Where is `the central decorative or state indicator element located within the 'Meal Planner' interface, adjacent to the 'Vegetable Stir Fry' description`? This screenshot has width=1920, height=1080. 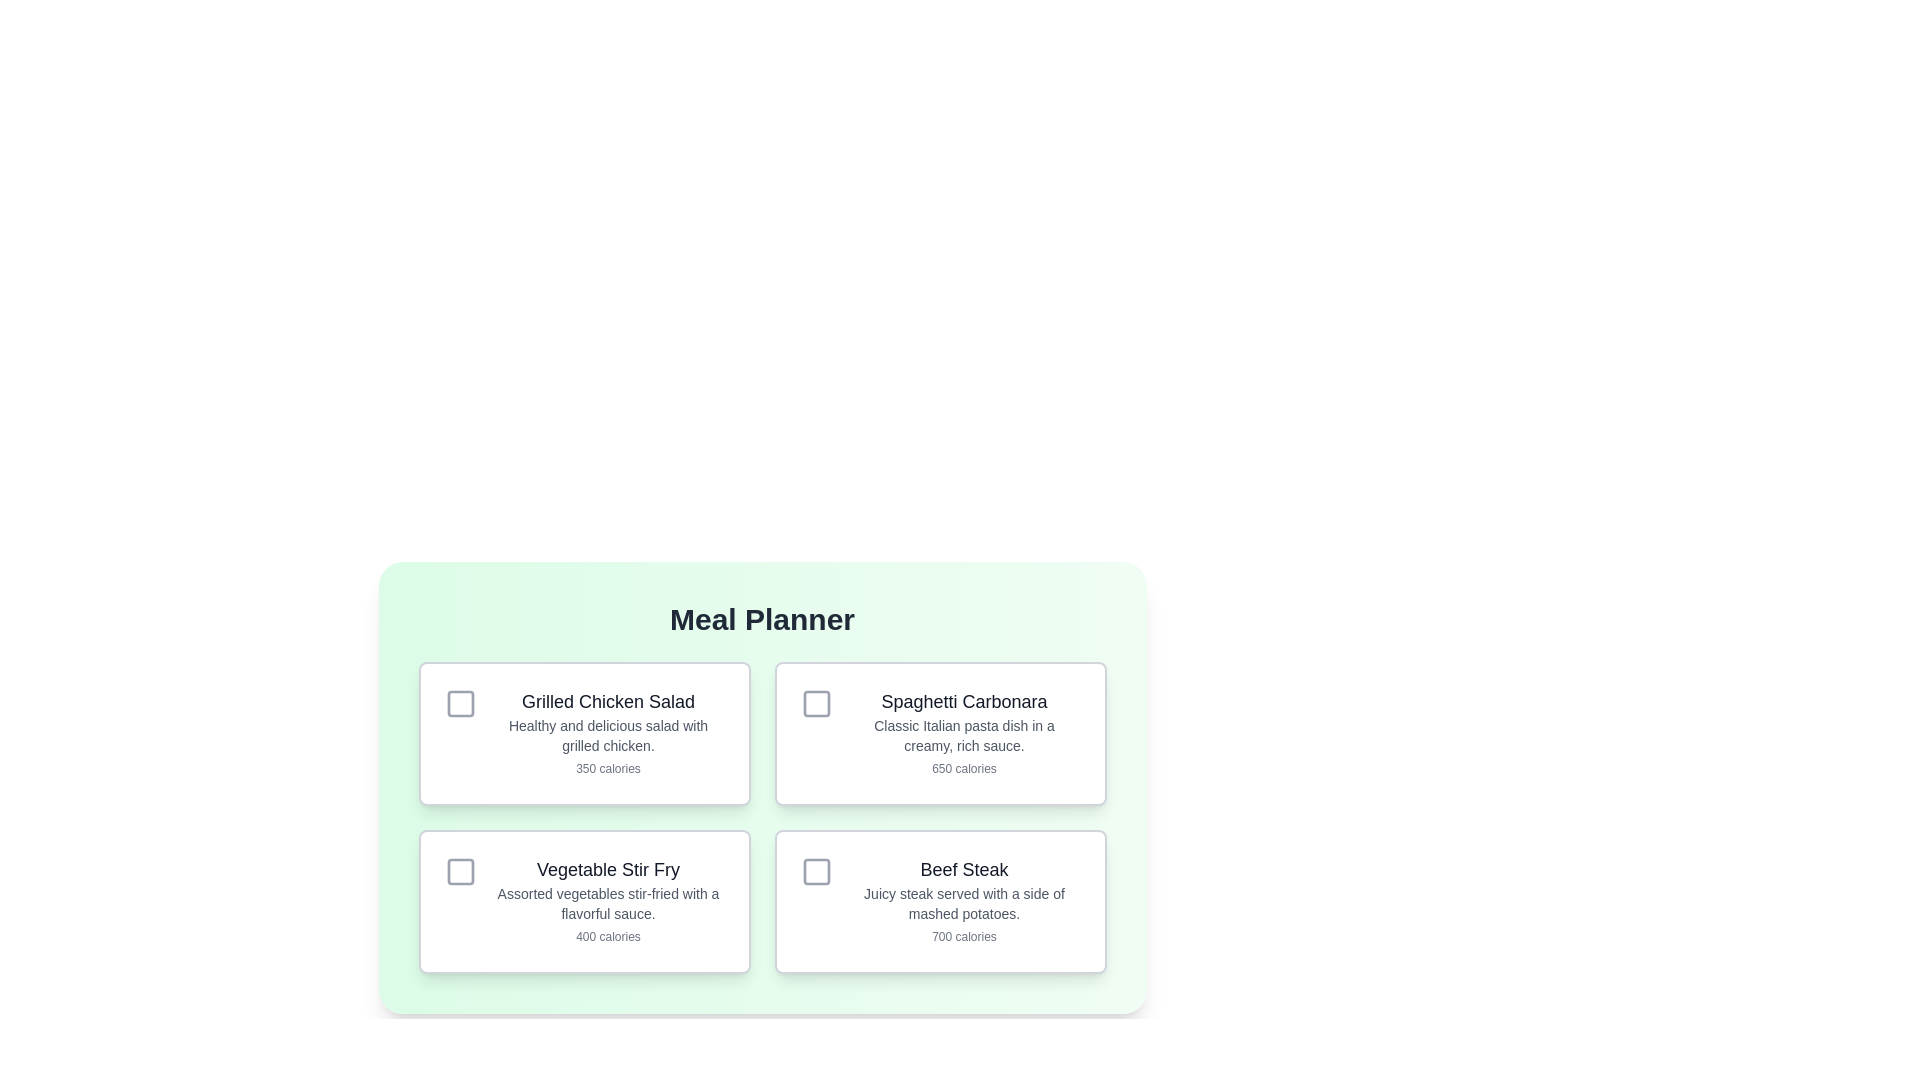 the central decorative or state indicator element located within the 'Meal Planner' interface, adjacent to the 'Vegetable Stir Fry' description is located at coordinates (459, 870).